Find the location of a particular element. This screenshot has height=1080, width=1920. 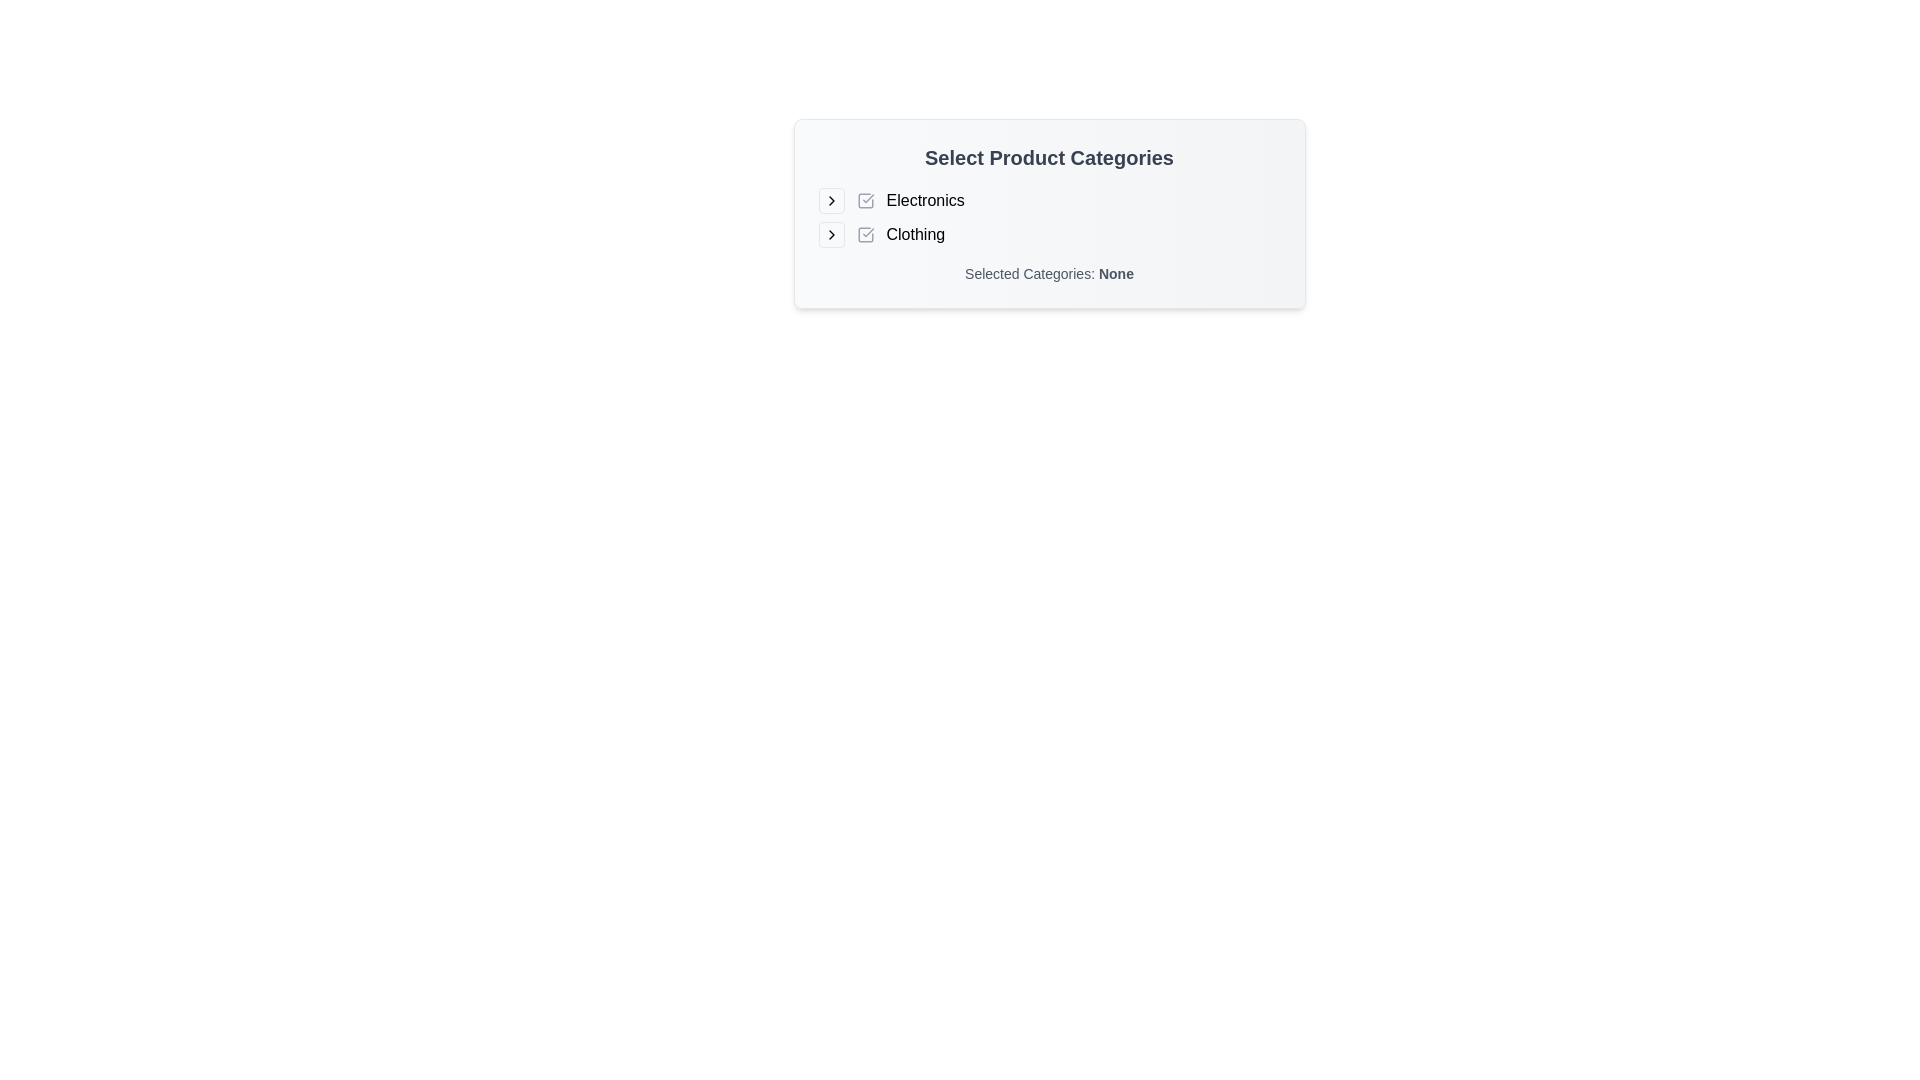

the button that serves as a navigation trigger for the 'Clothing' category is located at coordinates (831, 234).